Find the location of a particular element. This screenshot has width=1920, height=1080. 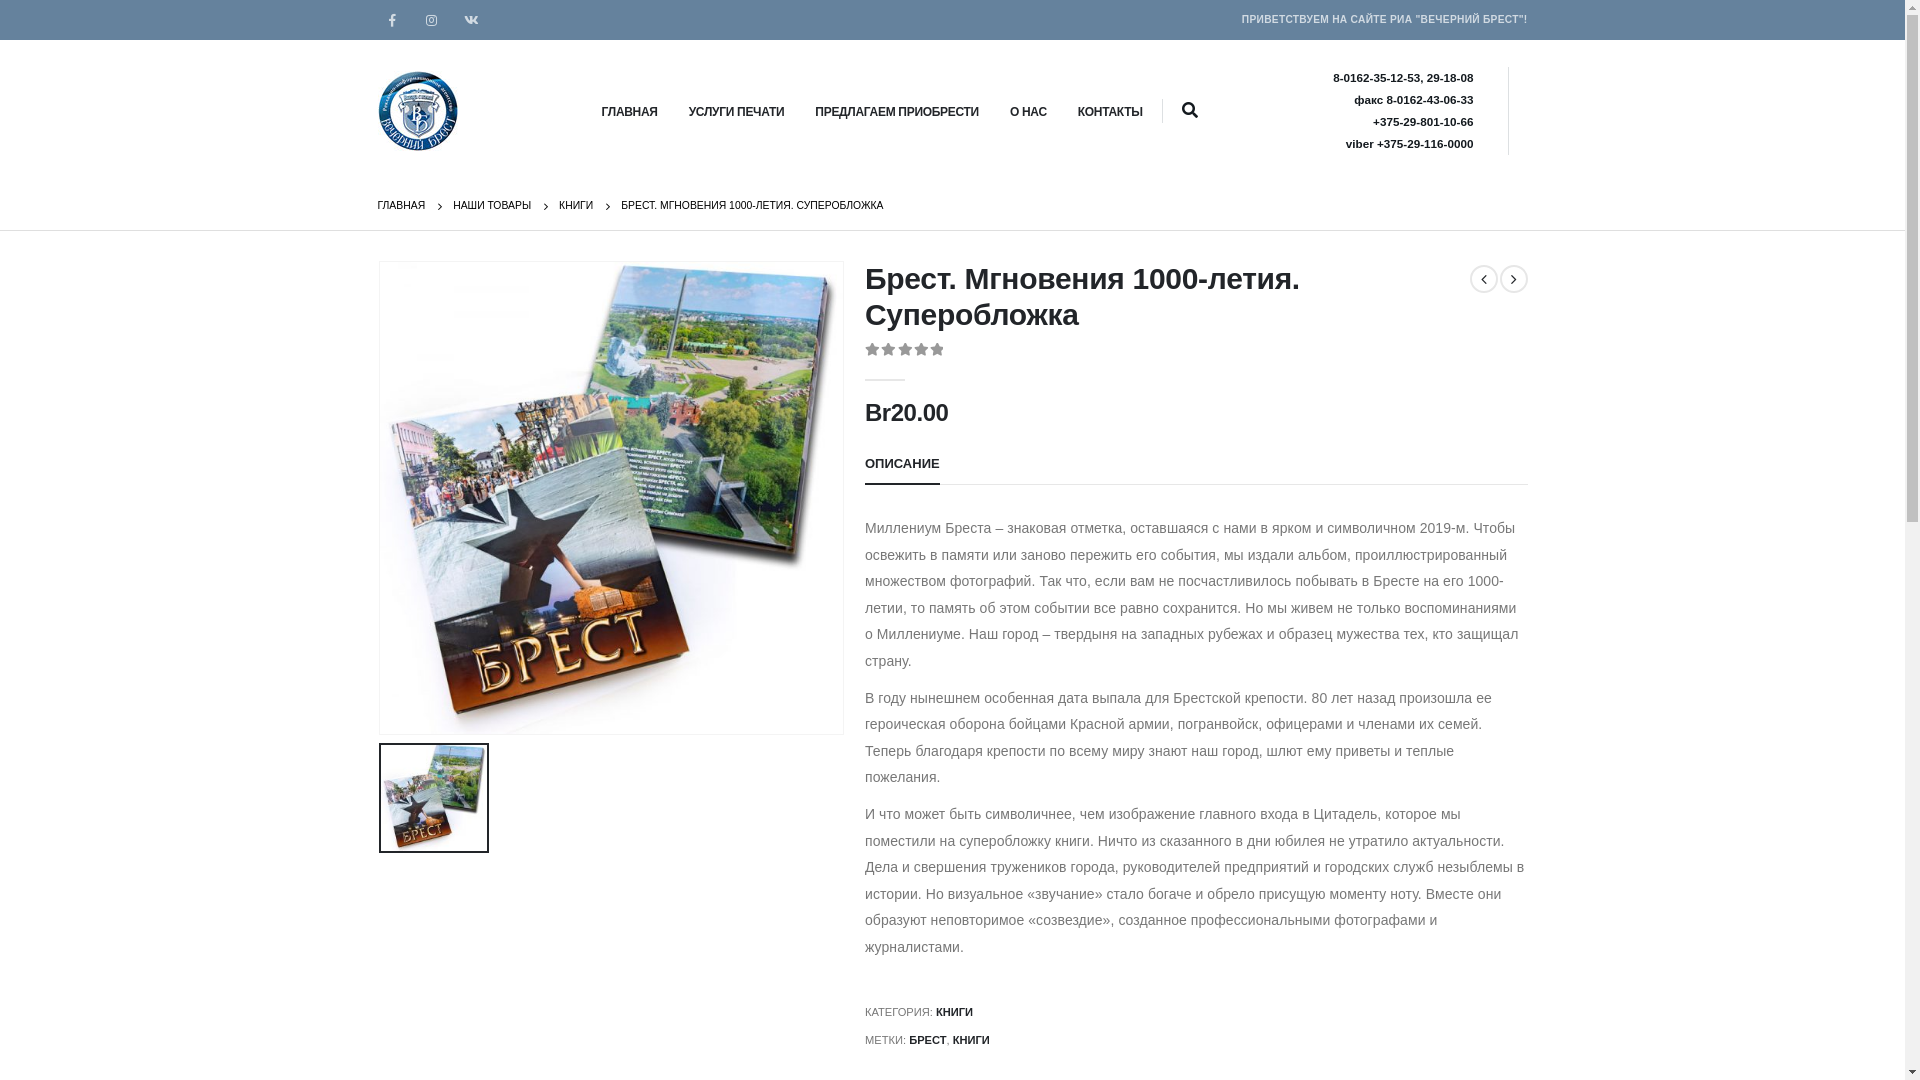

'Instagram' is located at coordinates (430, 19).